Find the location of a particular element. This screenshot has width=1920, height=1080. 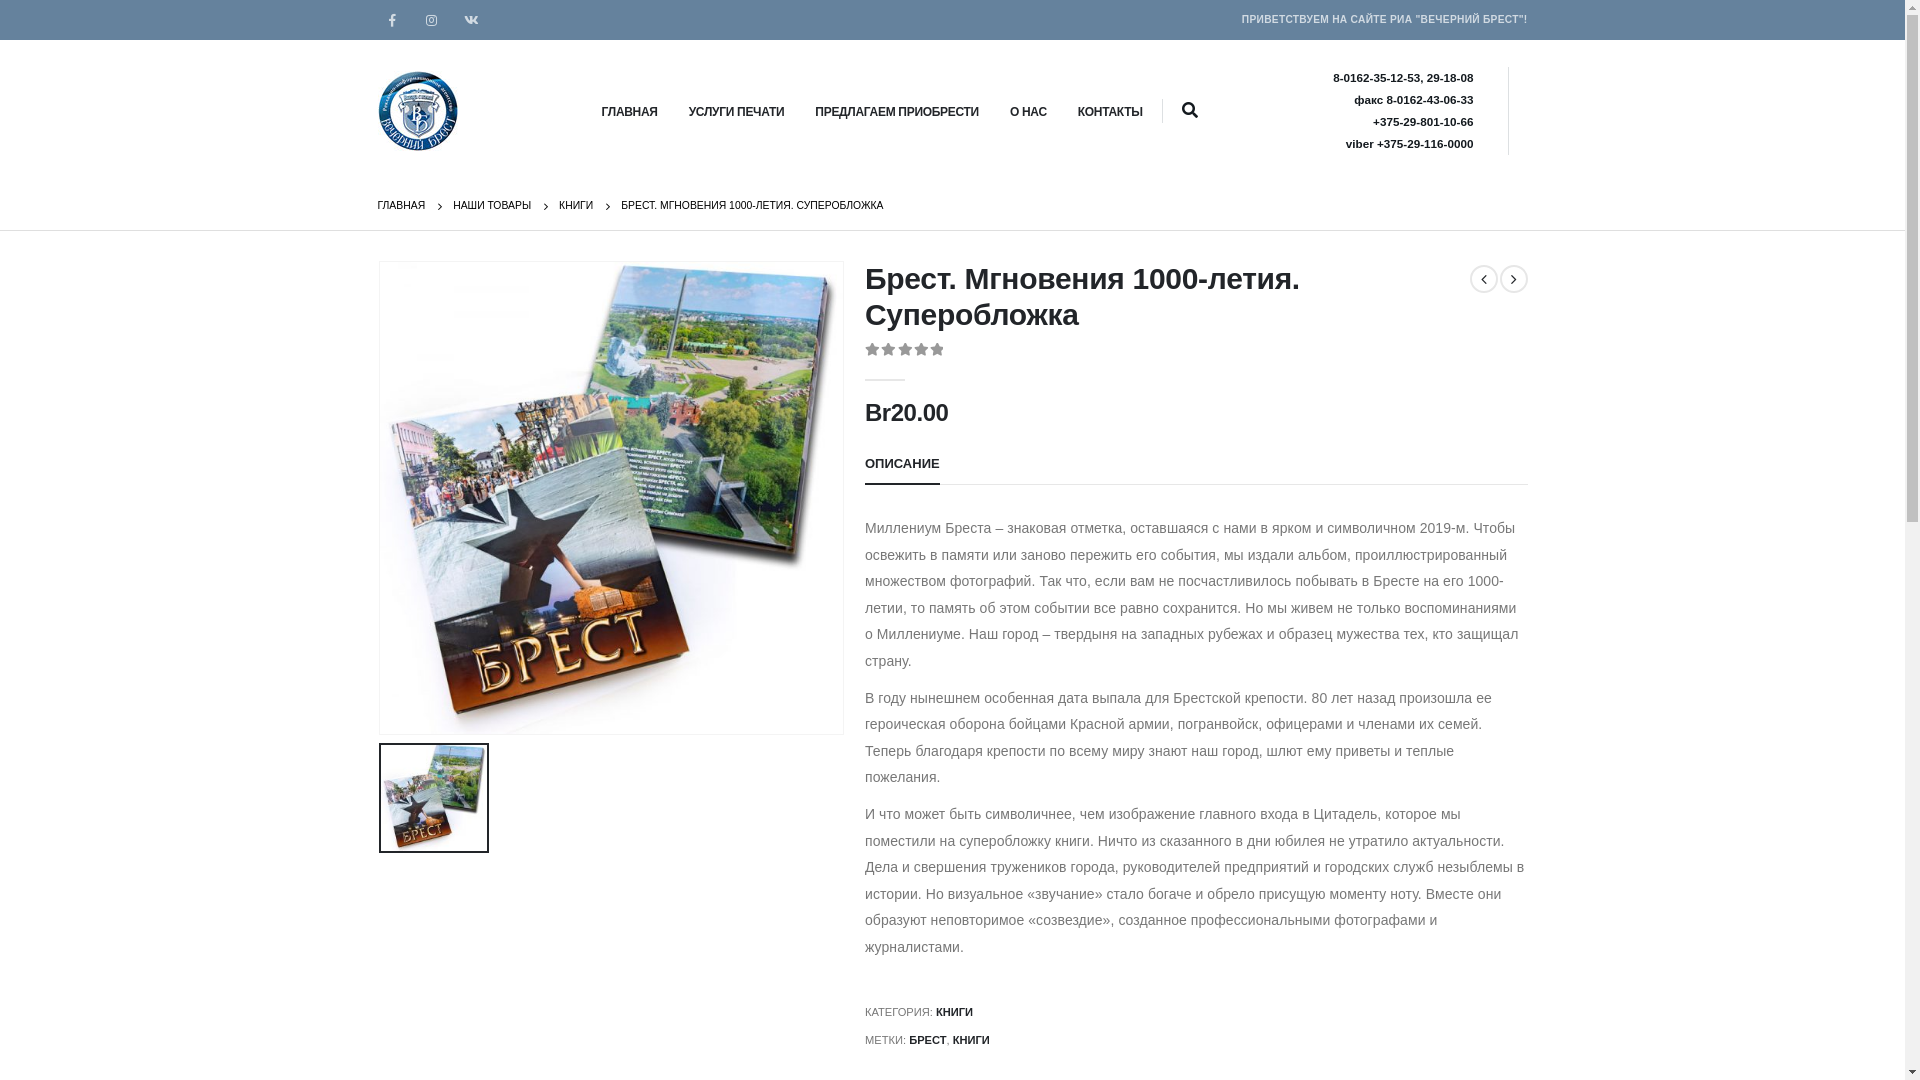

'Instagram' is located at coordinates (430, 19).